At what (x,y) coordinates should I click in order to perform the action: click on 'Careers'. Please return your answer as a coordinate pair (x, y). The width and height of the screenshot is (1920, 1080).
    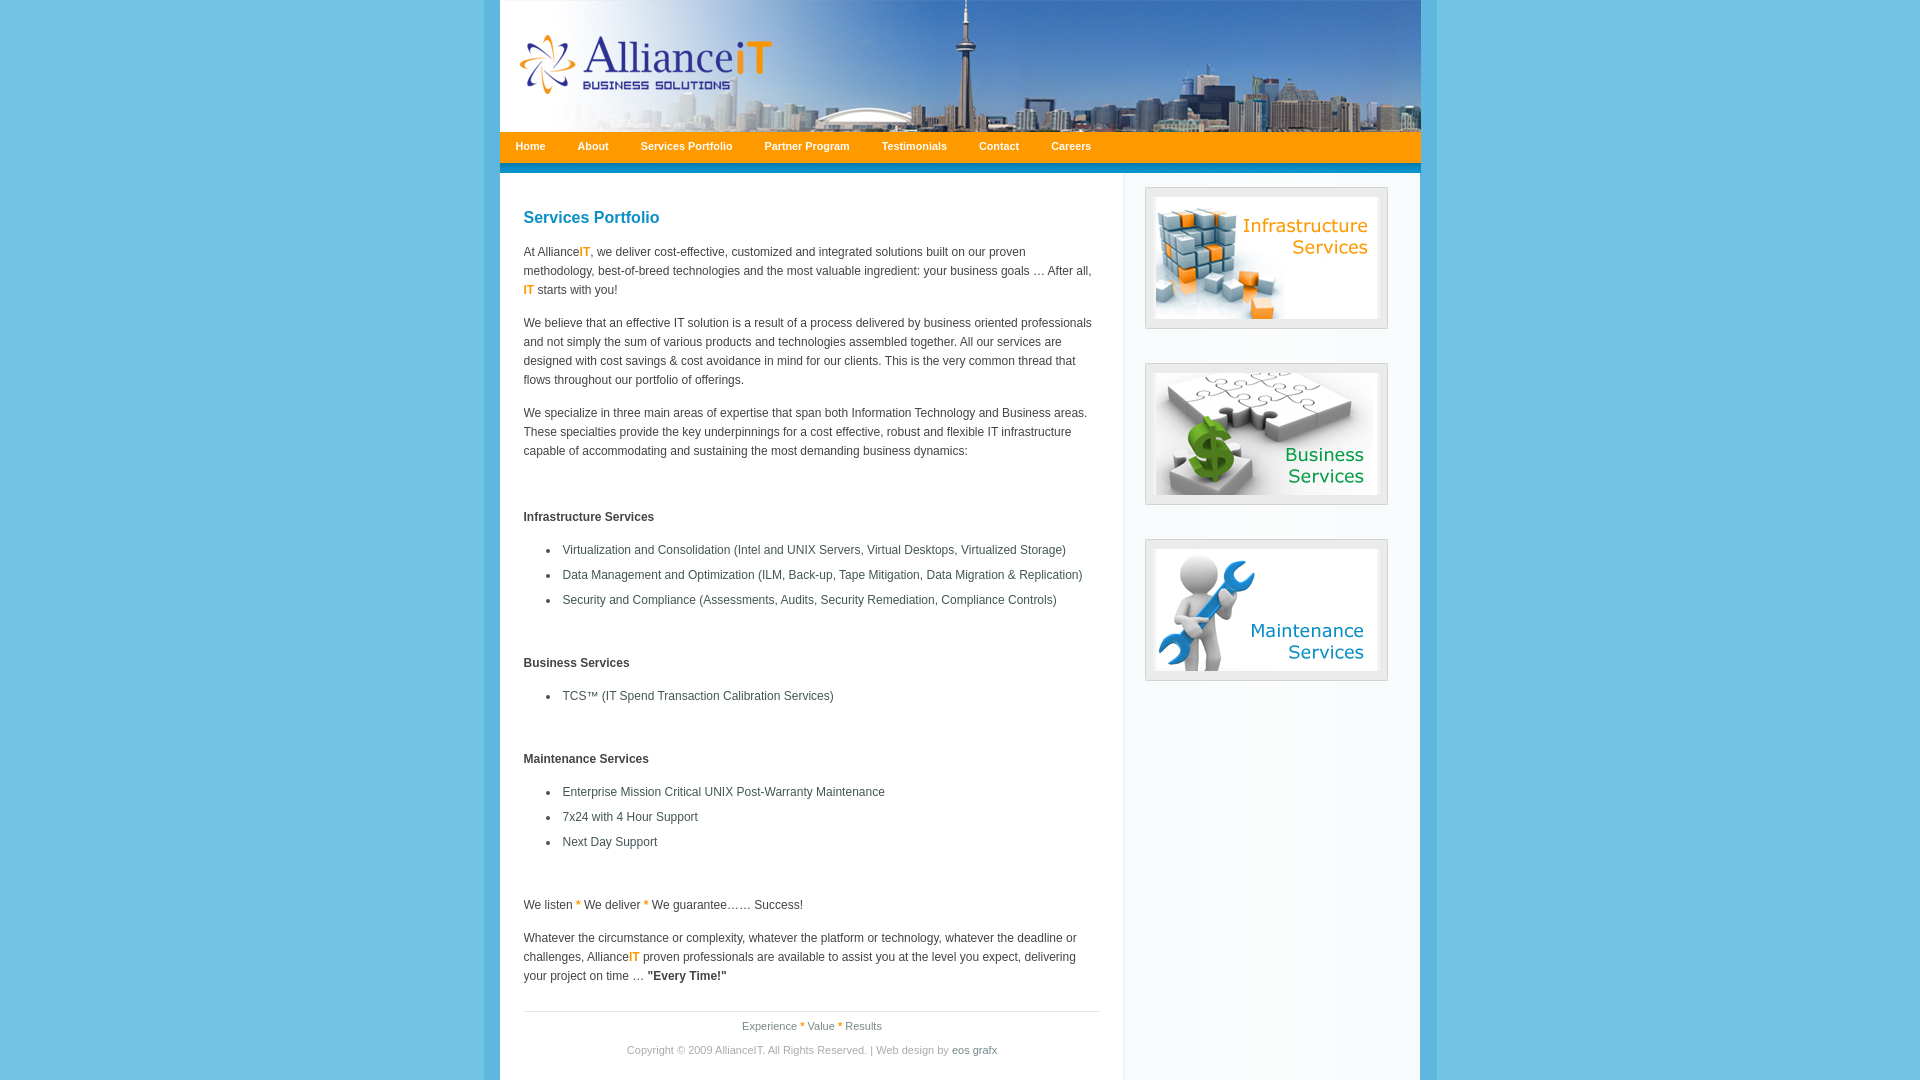
    Looking at the image, I should click on (1069, 145).